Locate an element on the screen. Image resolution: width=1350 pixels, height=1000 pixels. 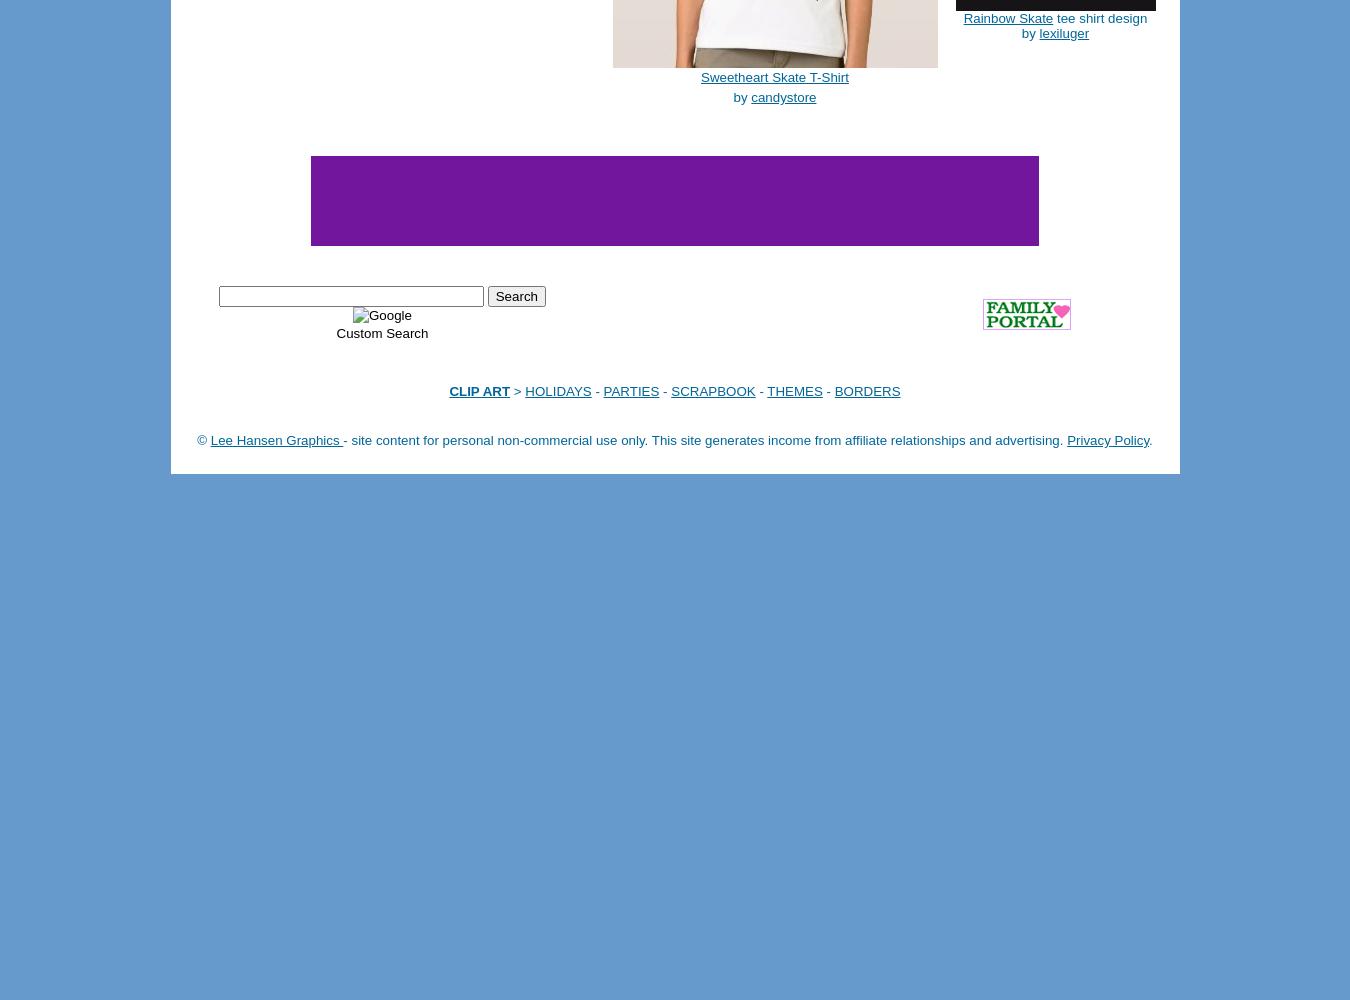
'lexiluger' is located at coordinates (1063, 32).